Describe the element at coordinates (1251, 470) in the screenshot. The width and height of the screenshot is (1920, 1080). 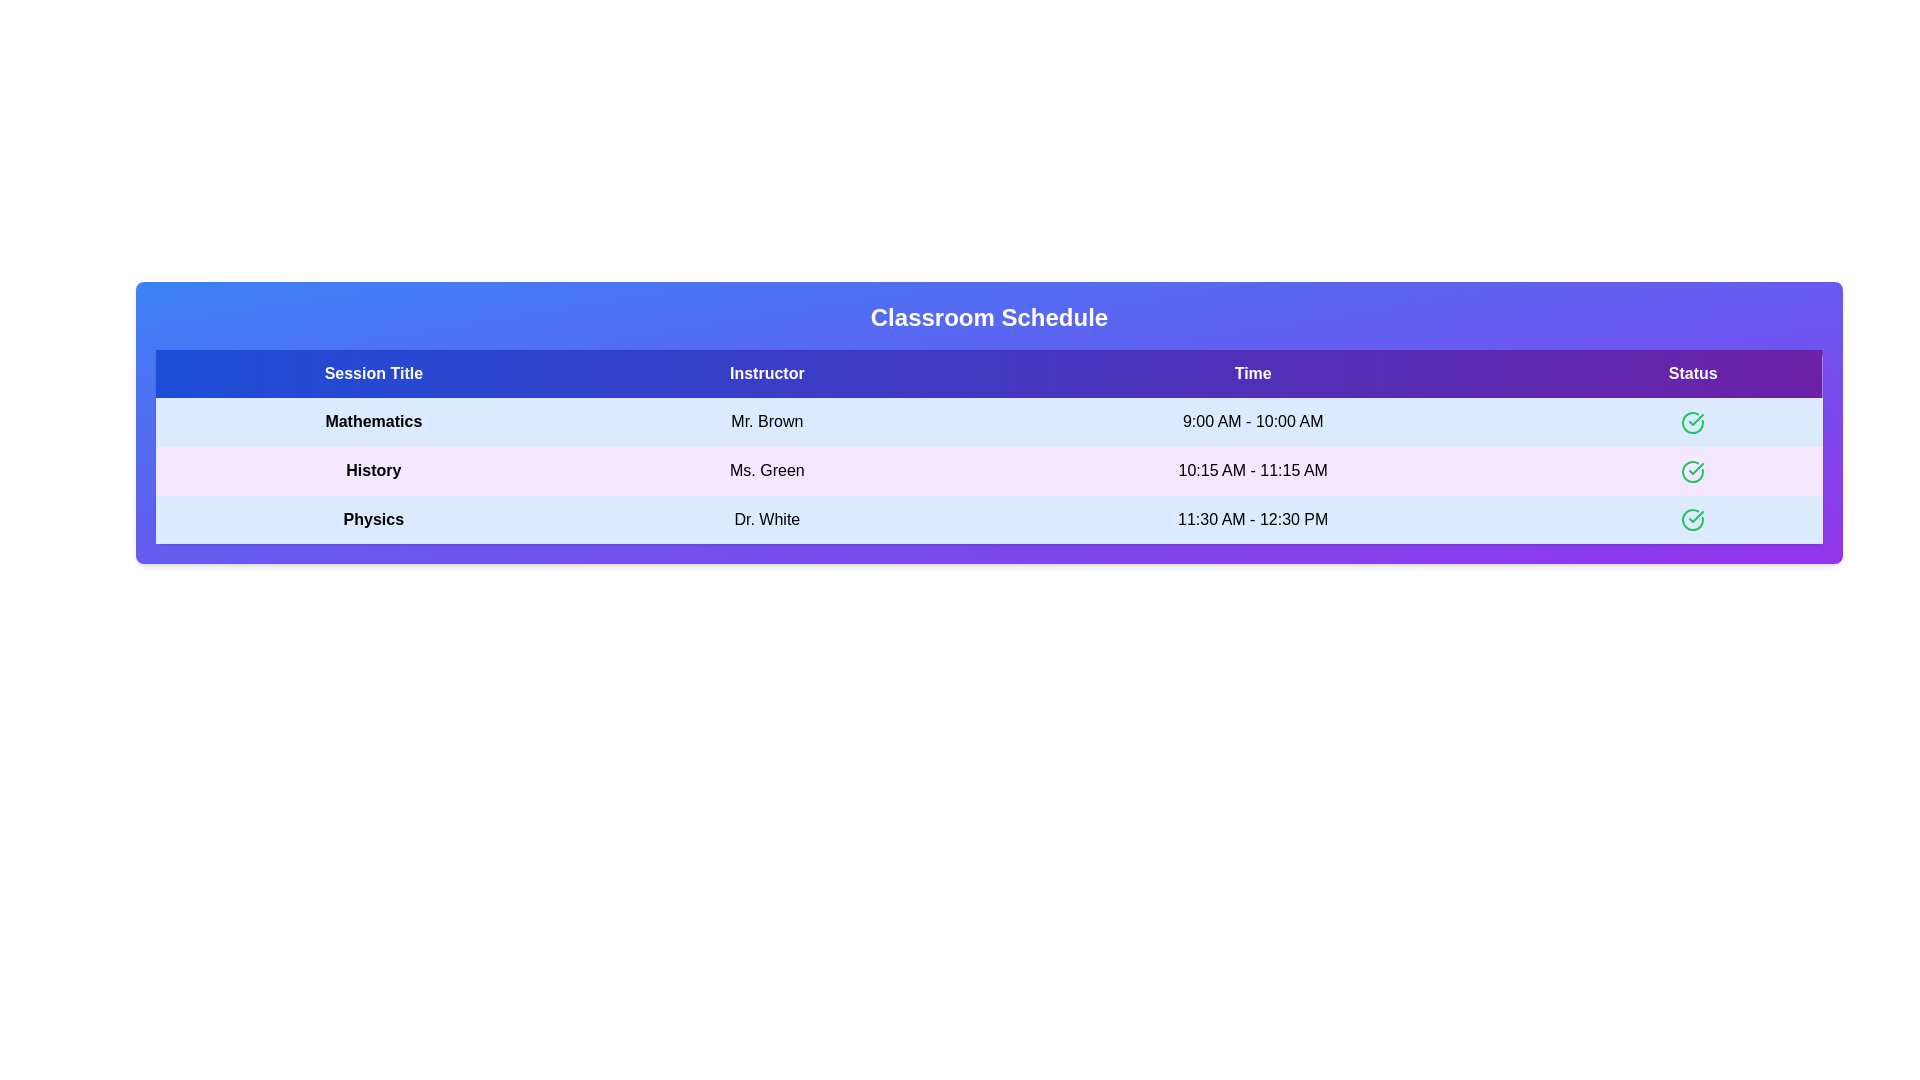
I see `the text element 10:15 AM - 11:15 AM to select or copy its content` at that location.